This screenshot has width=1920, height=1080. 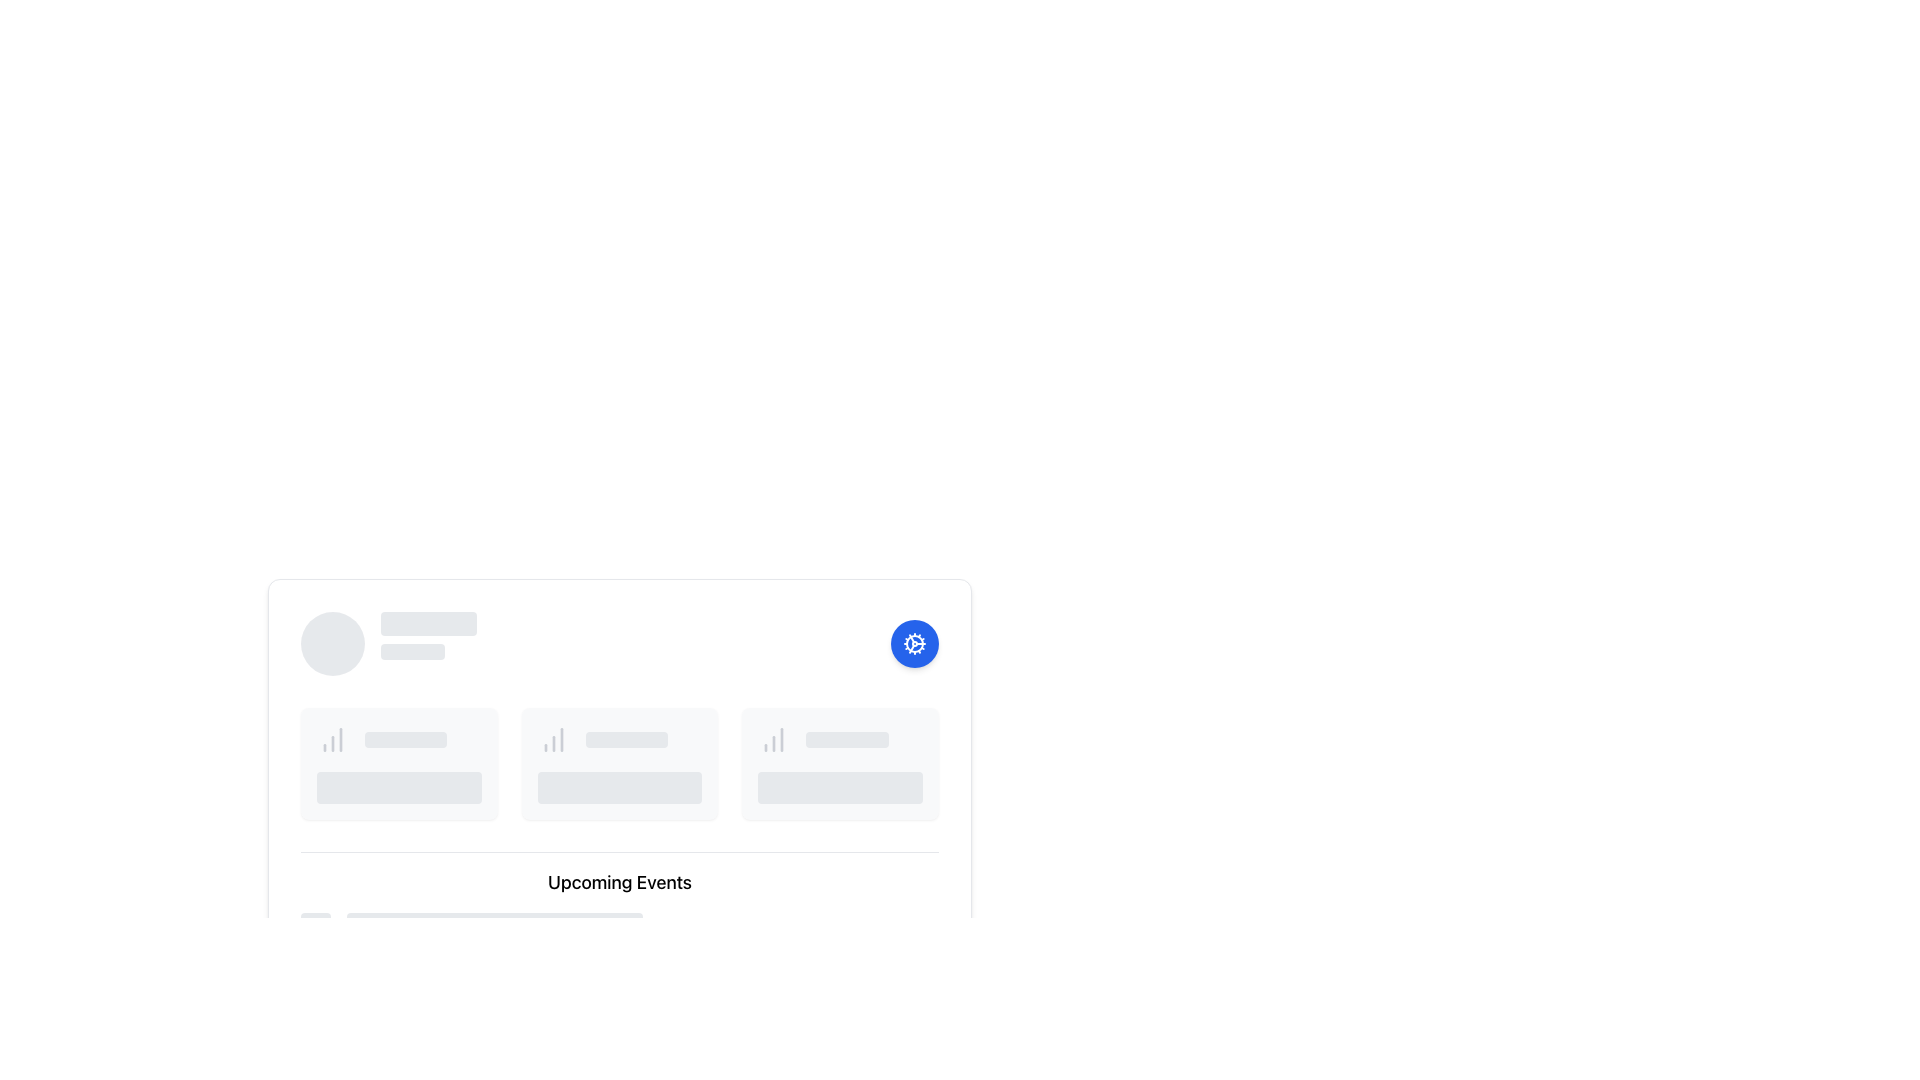 I want to click on the interactive green button located at the bottom-right corner of the view, so click(x=881, y=1001).